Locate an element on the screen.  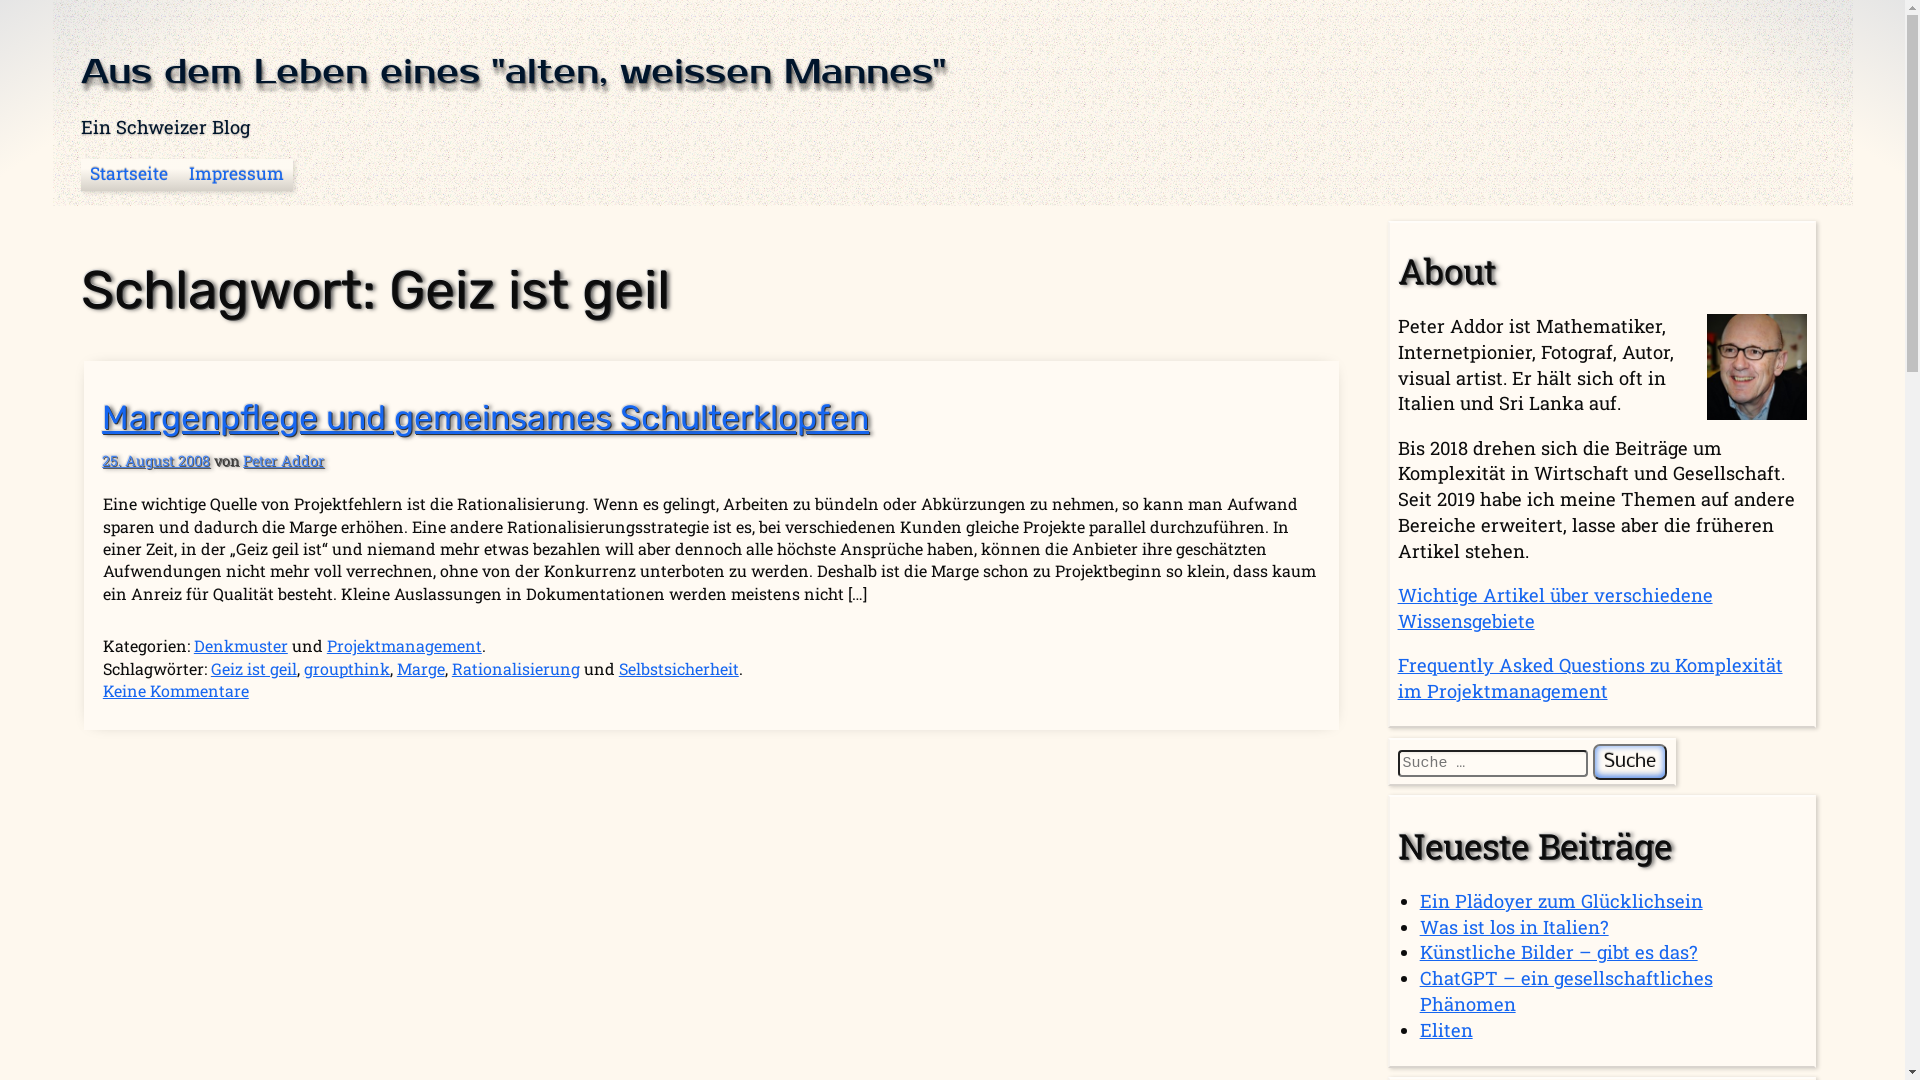
'Selbstsicherheit' is located at coordinates (678, 668).